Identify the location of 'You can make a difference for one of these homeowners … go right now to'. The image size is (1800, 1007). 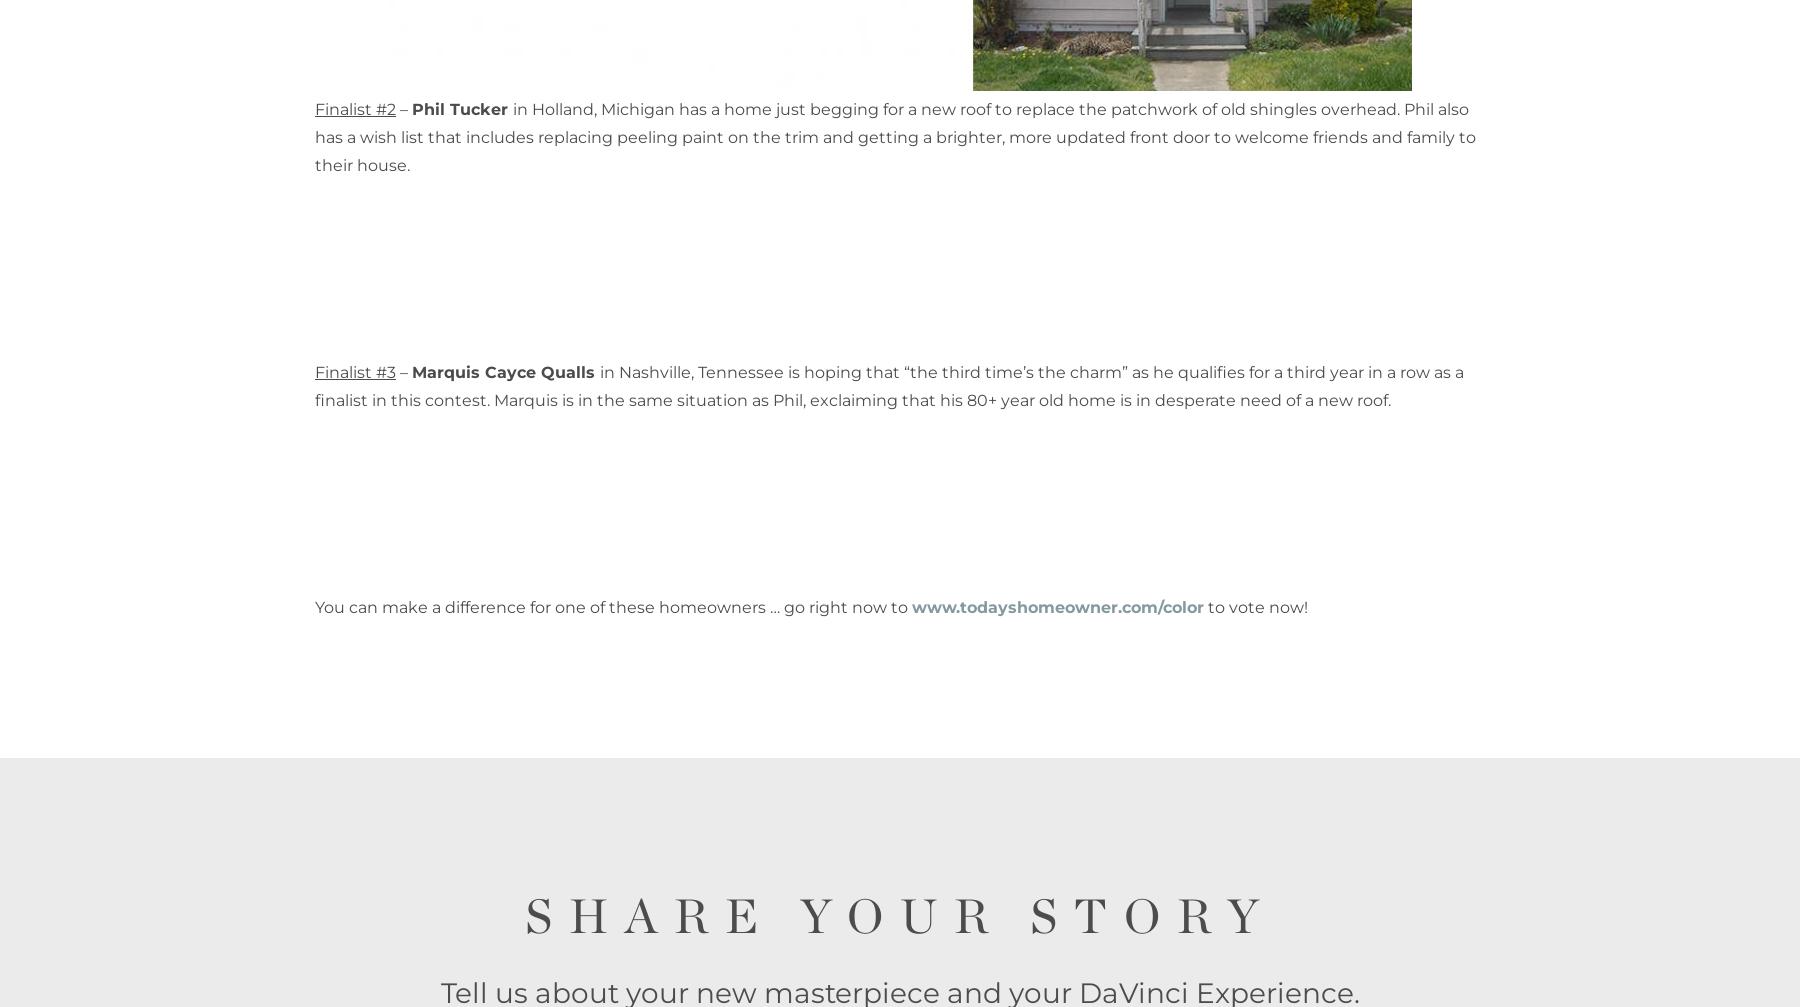
(613, 606).